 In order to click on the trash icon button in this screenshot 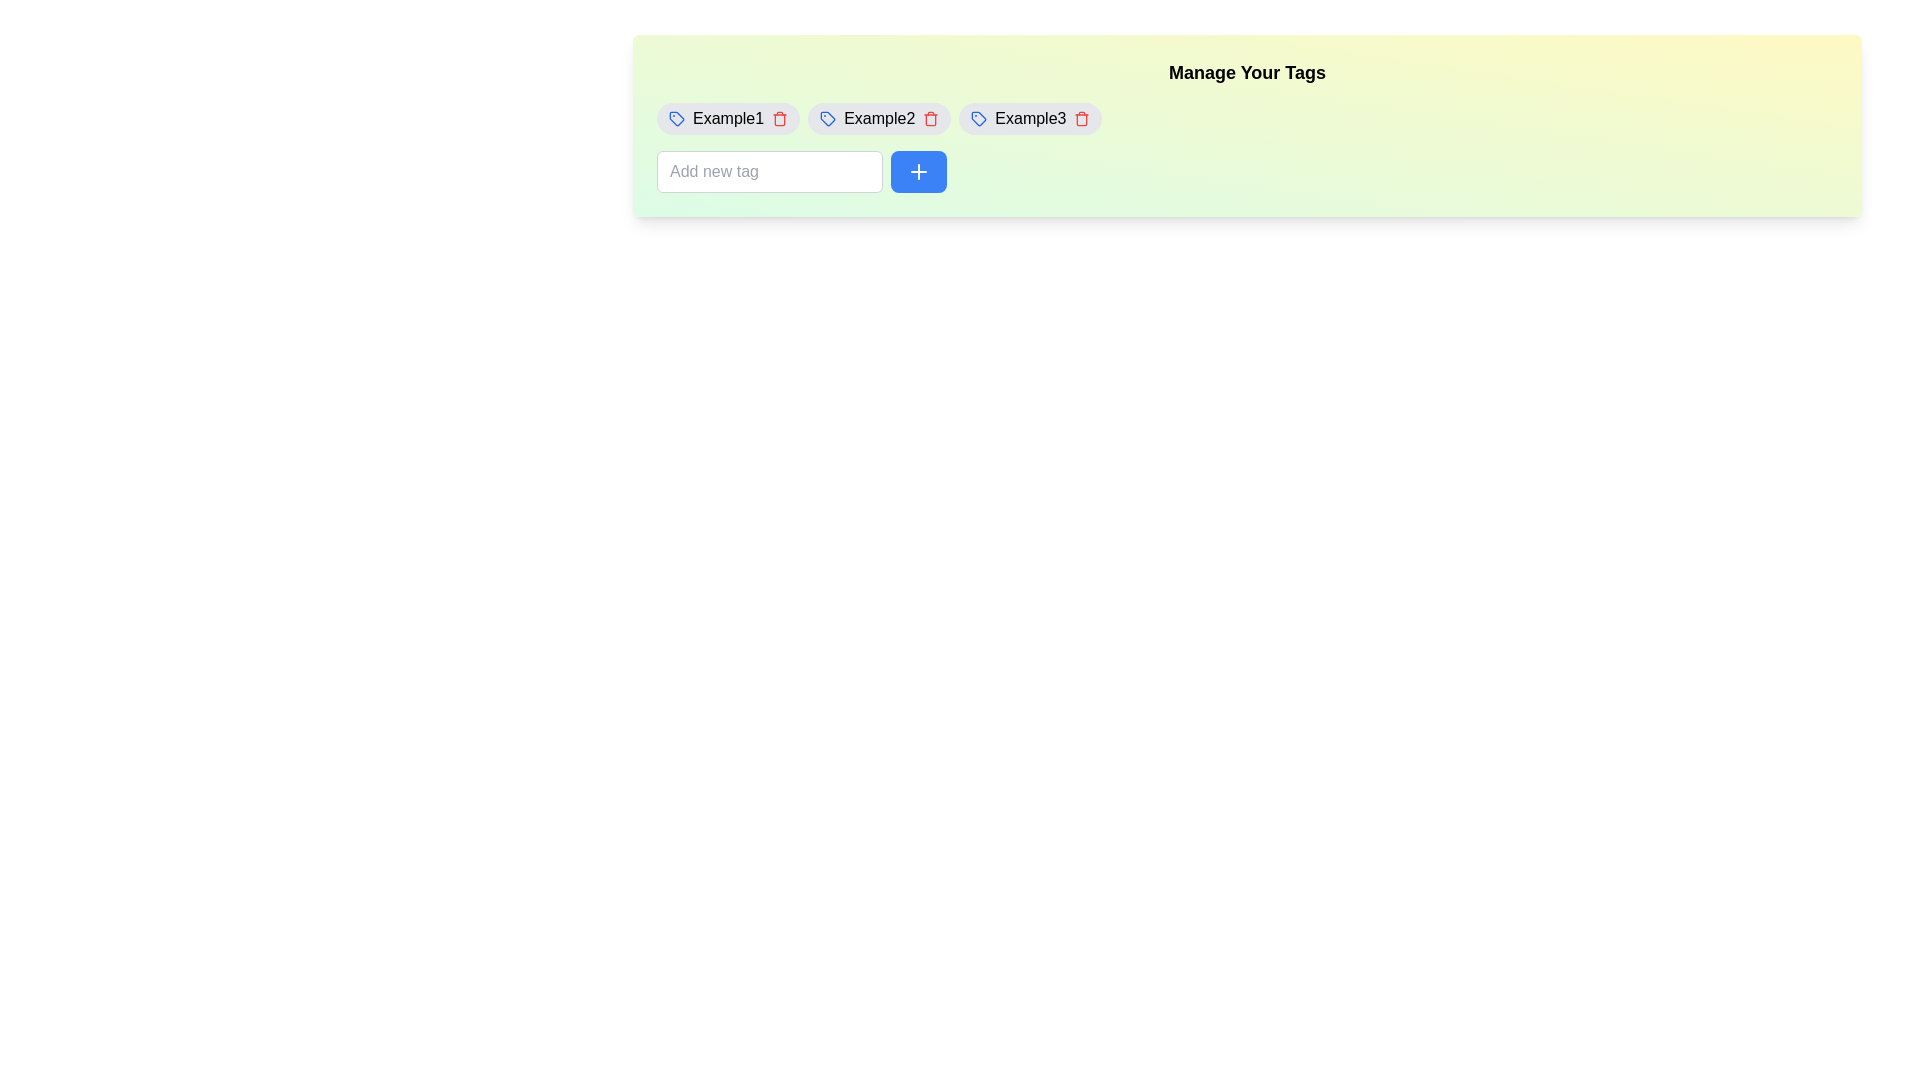, I will do `click(779, 119)`.